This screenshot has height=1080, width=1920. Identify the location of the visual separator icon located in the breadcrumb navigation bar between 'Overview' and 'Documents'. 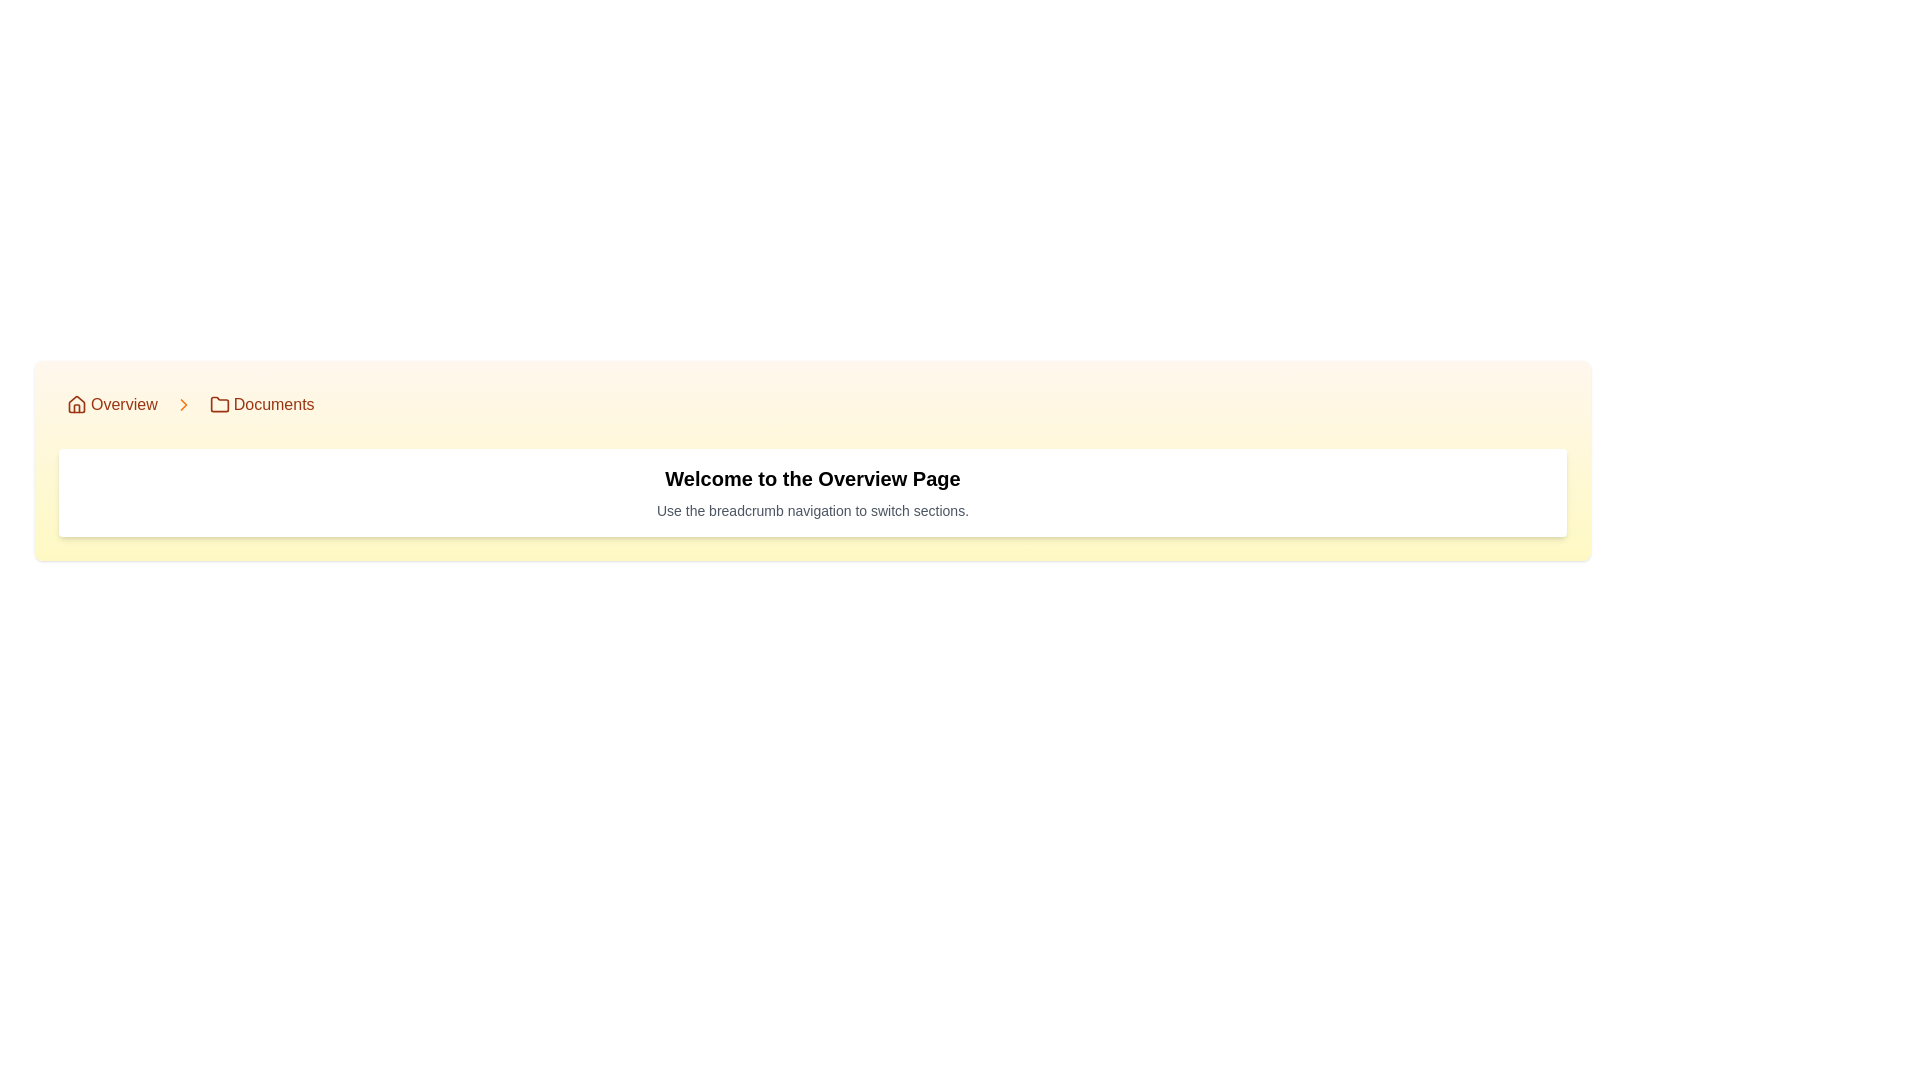
(183, 405).